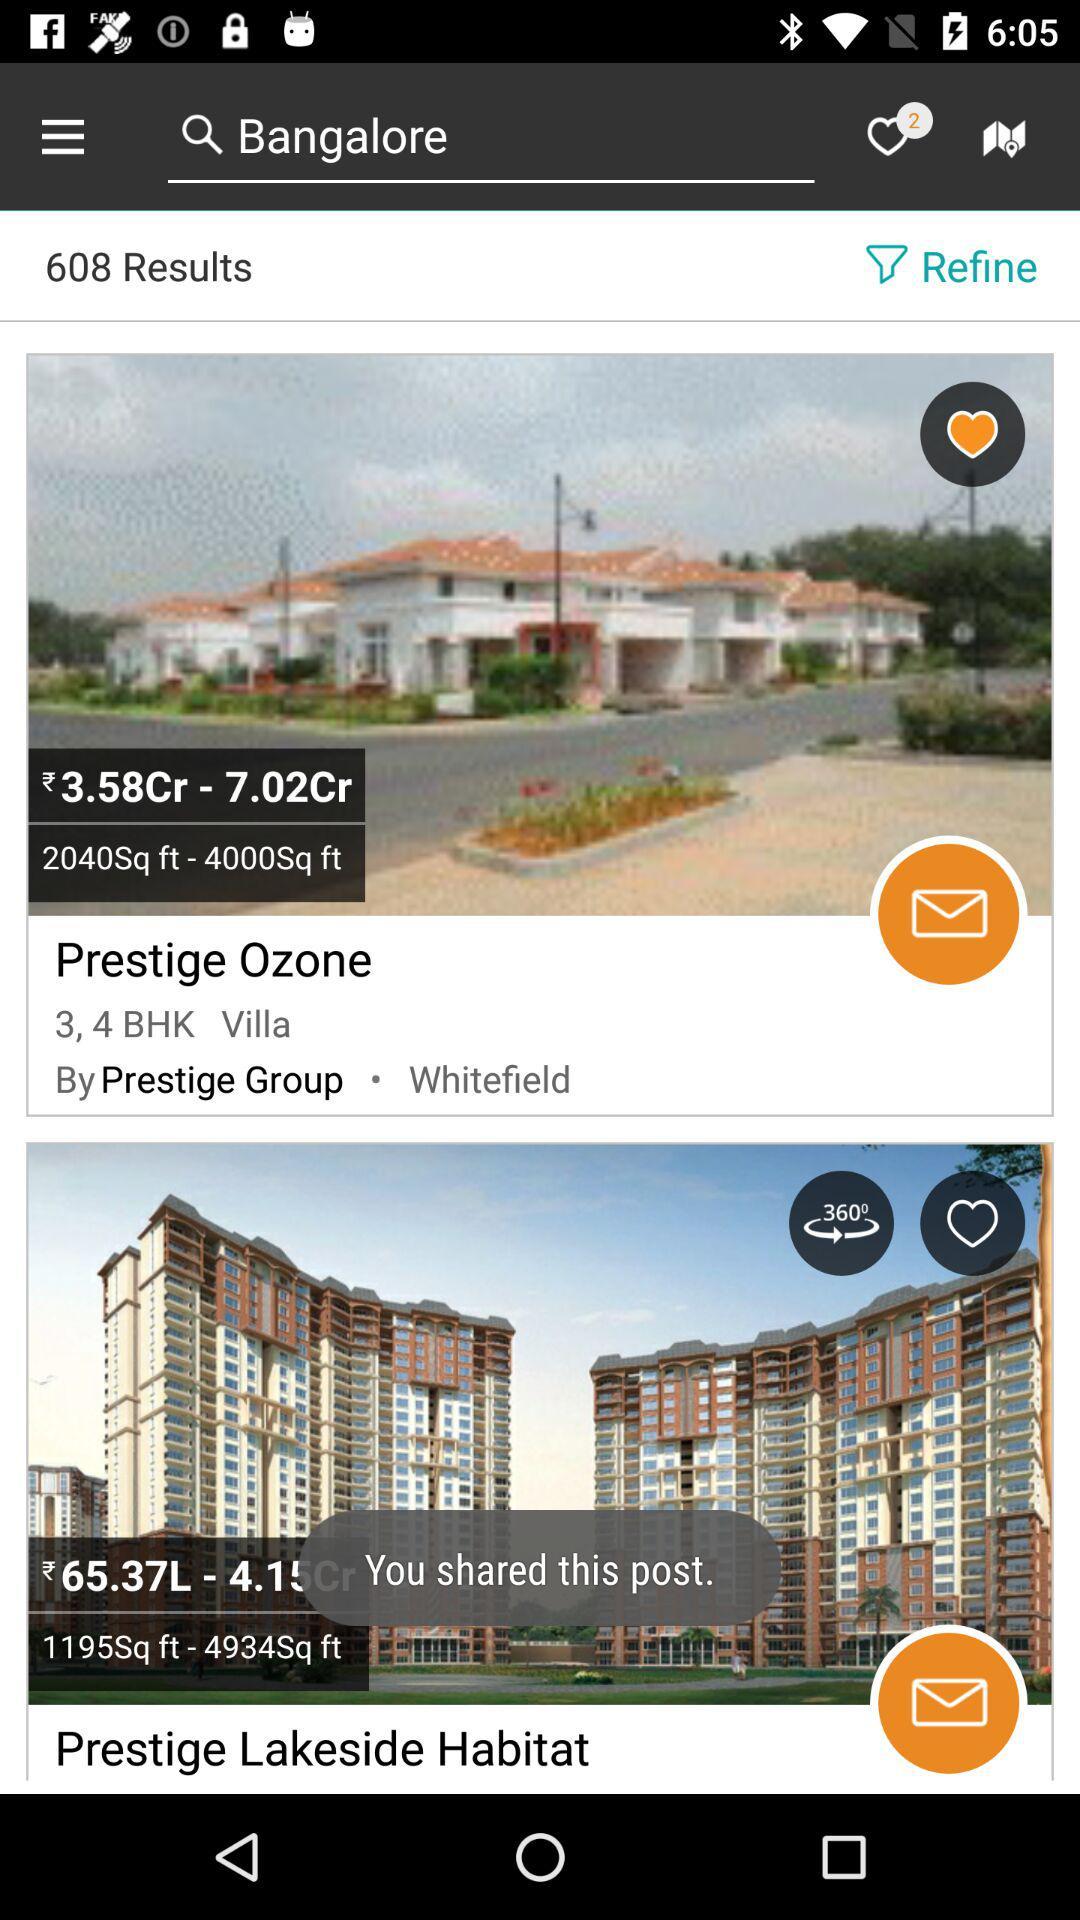 This screenshot has width=1080, height=1920. What do you see at coordinates (886, 135) in the screenshot?
I see `like notification` at bounding box center [886, 135].